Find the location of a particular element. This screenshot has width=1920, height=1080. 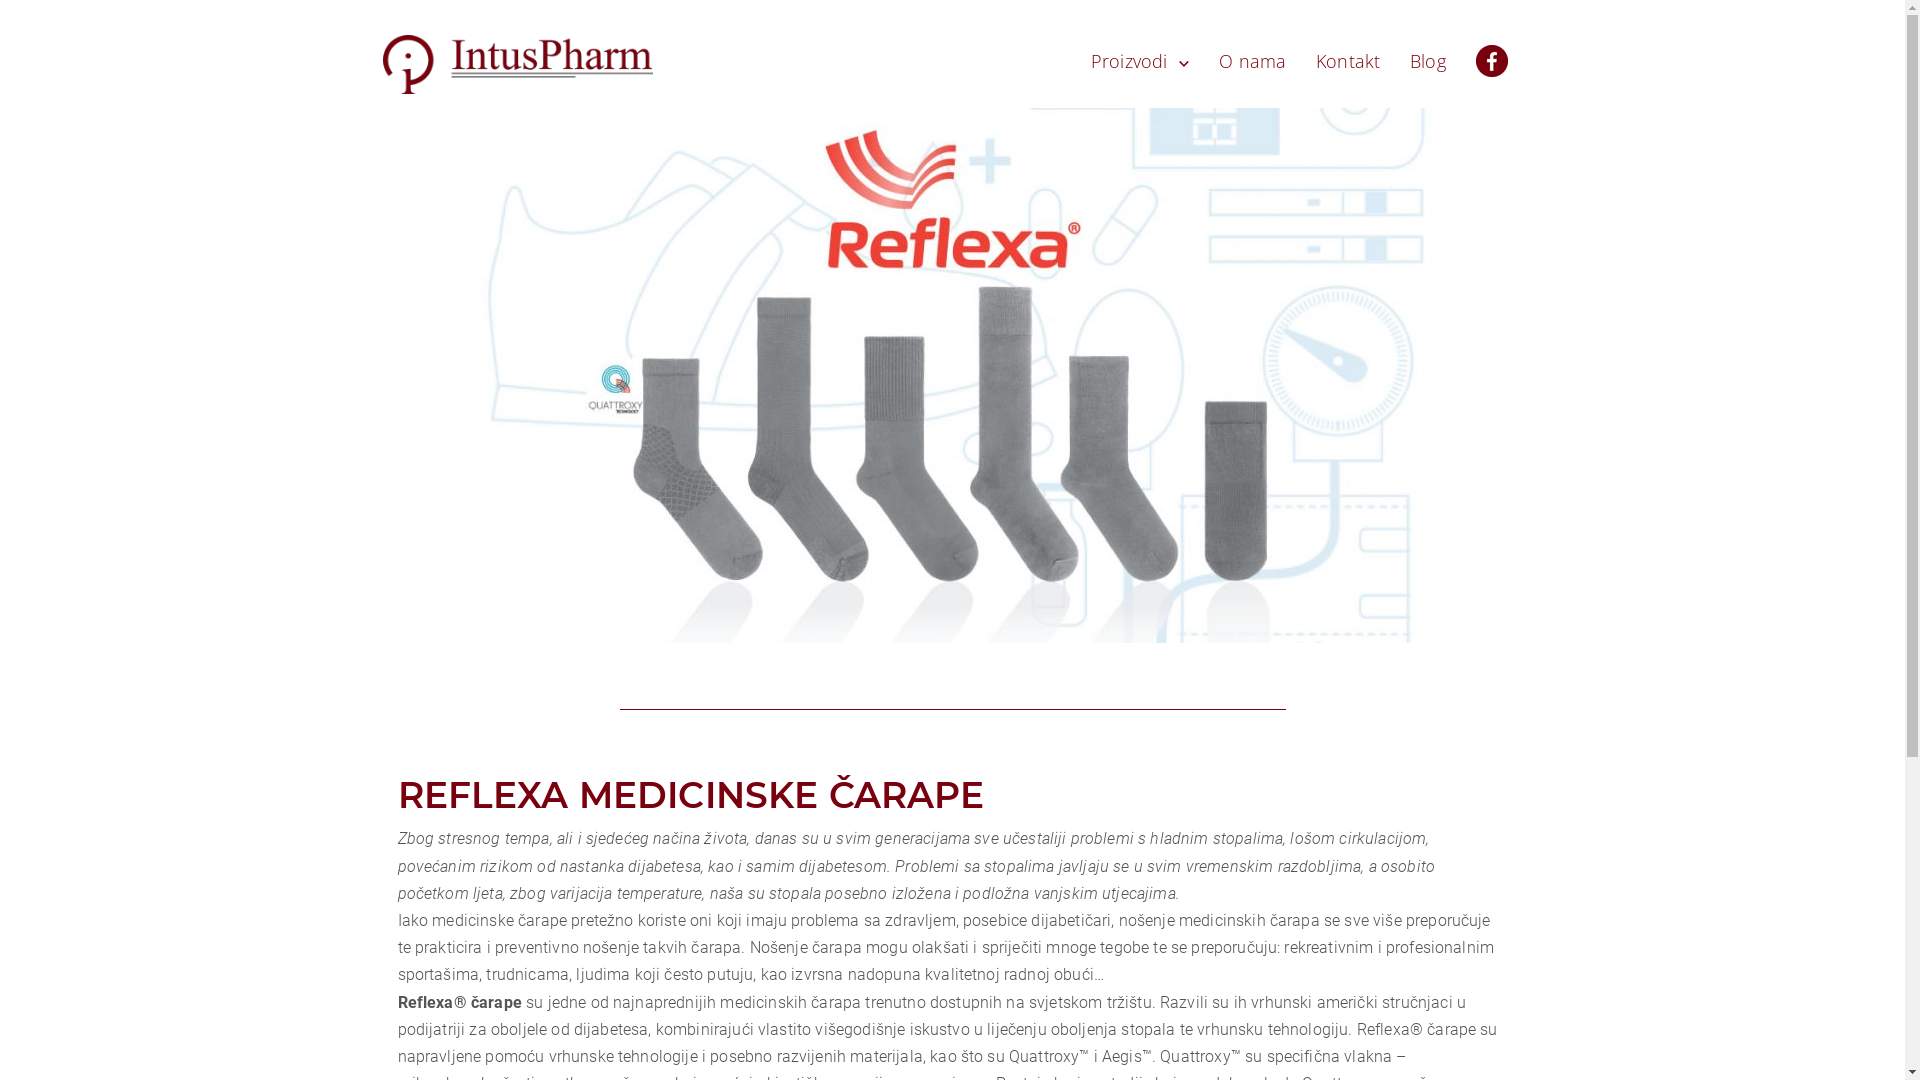

'O nama' is located at coordinates (1251, 60).